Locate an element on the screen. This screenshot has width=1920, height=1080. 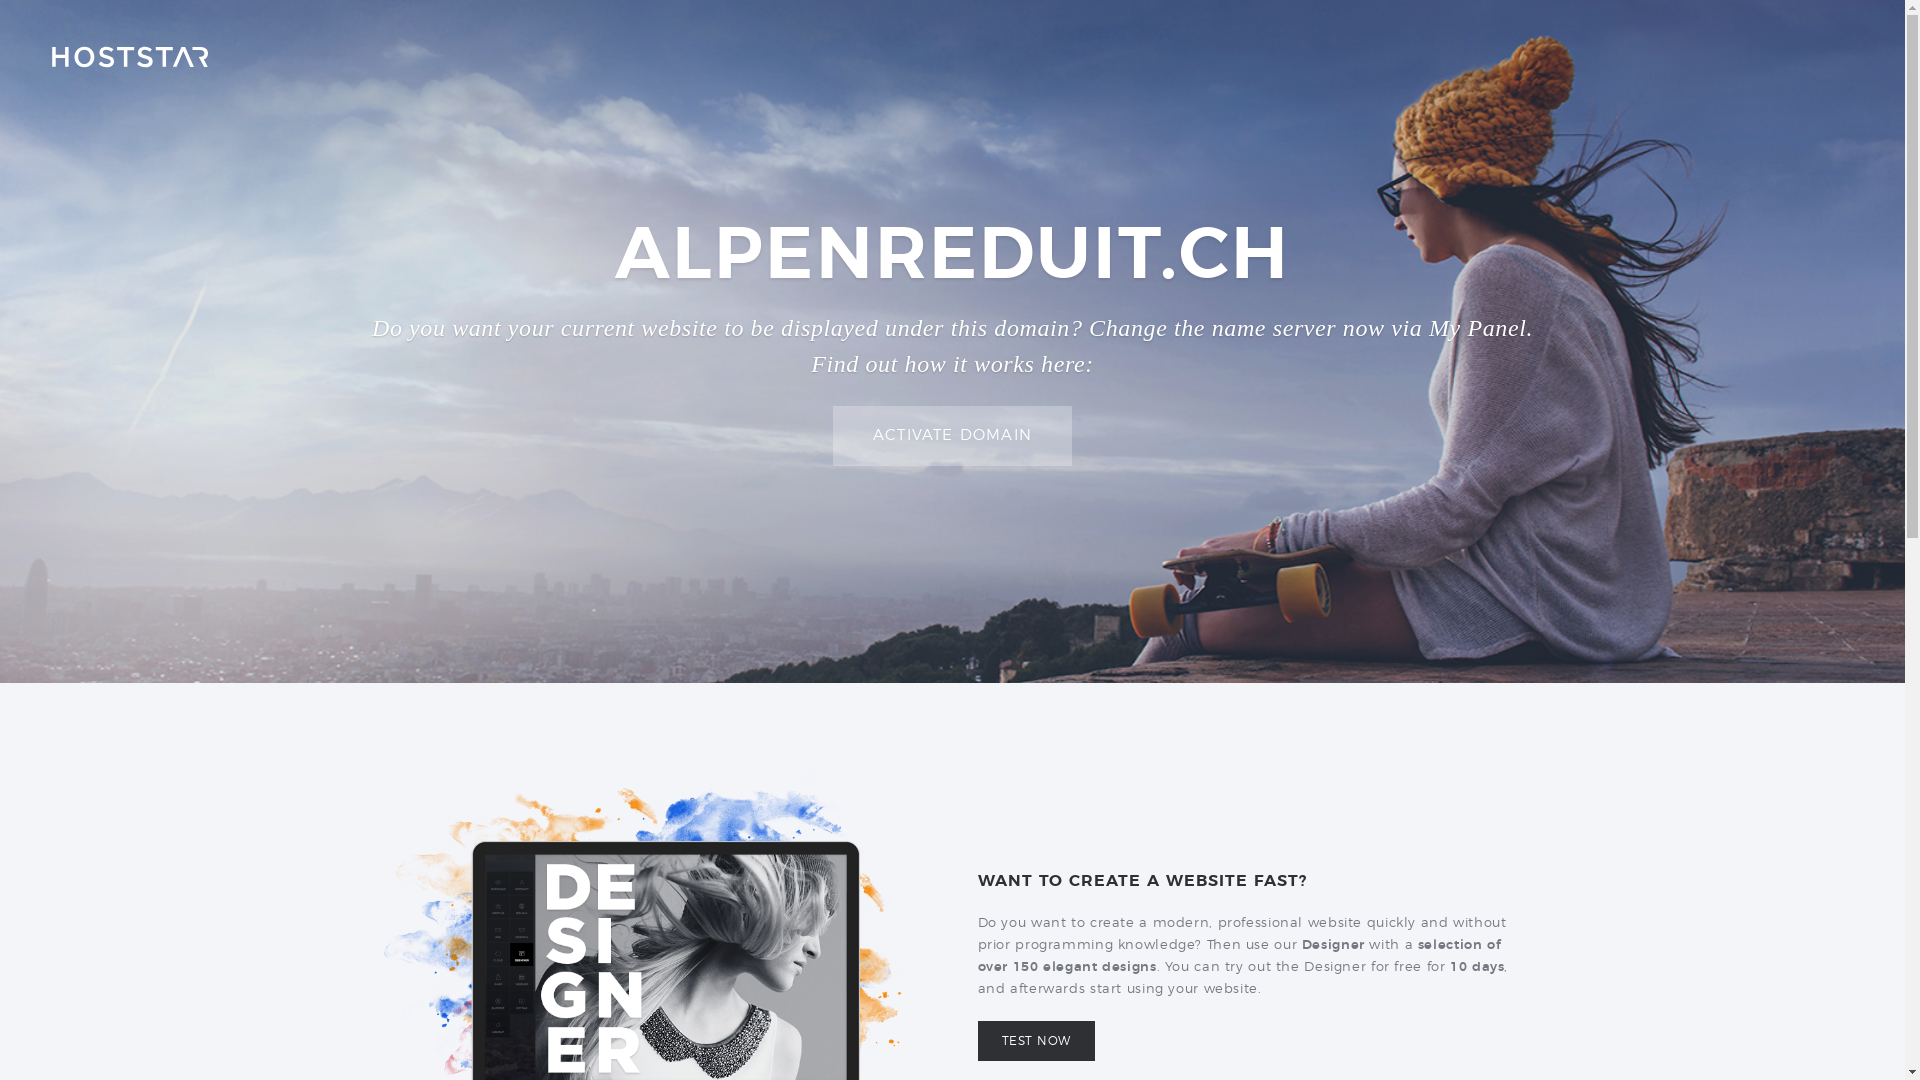
'TEST NOW' is located at coordinates (1036, 1040).